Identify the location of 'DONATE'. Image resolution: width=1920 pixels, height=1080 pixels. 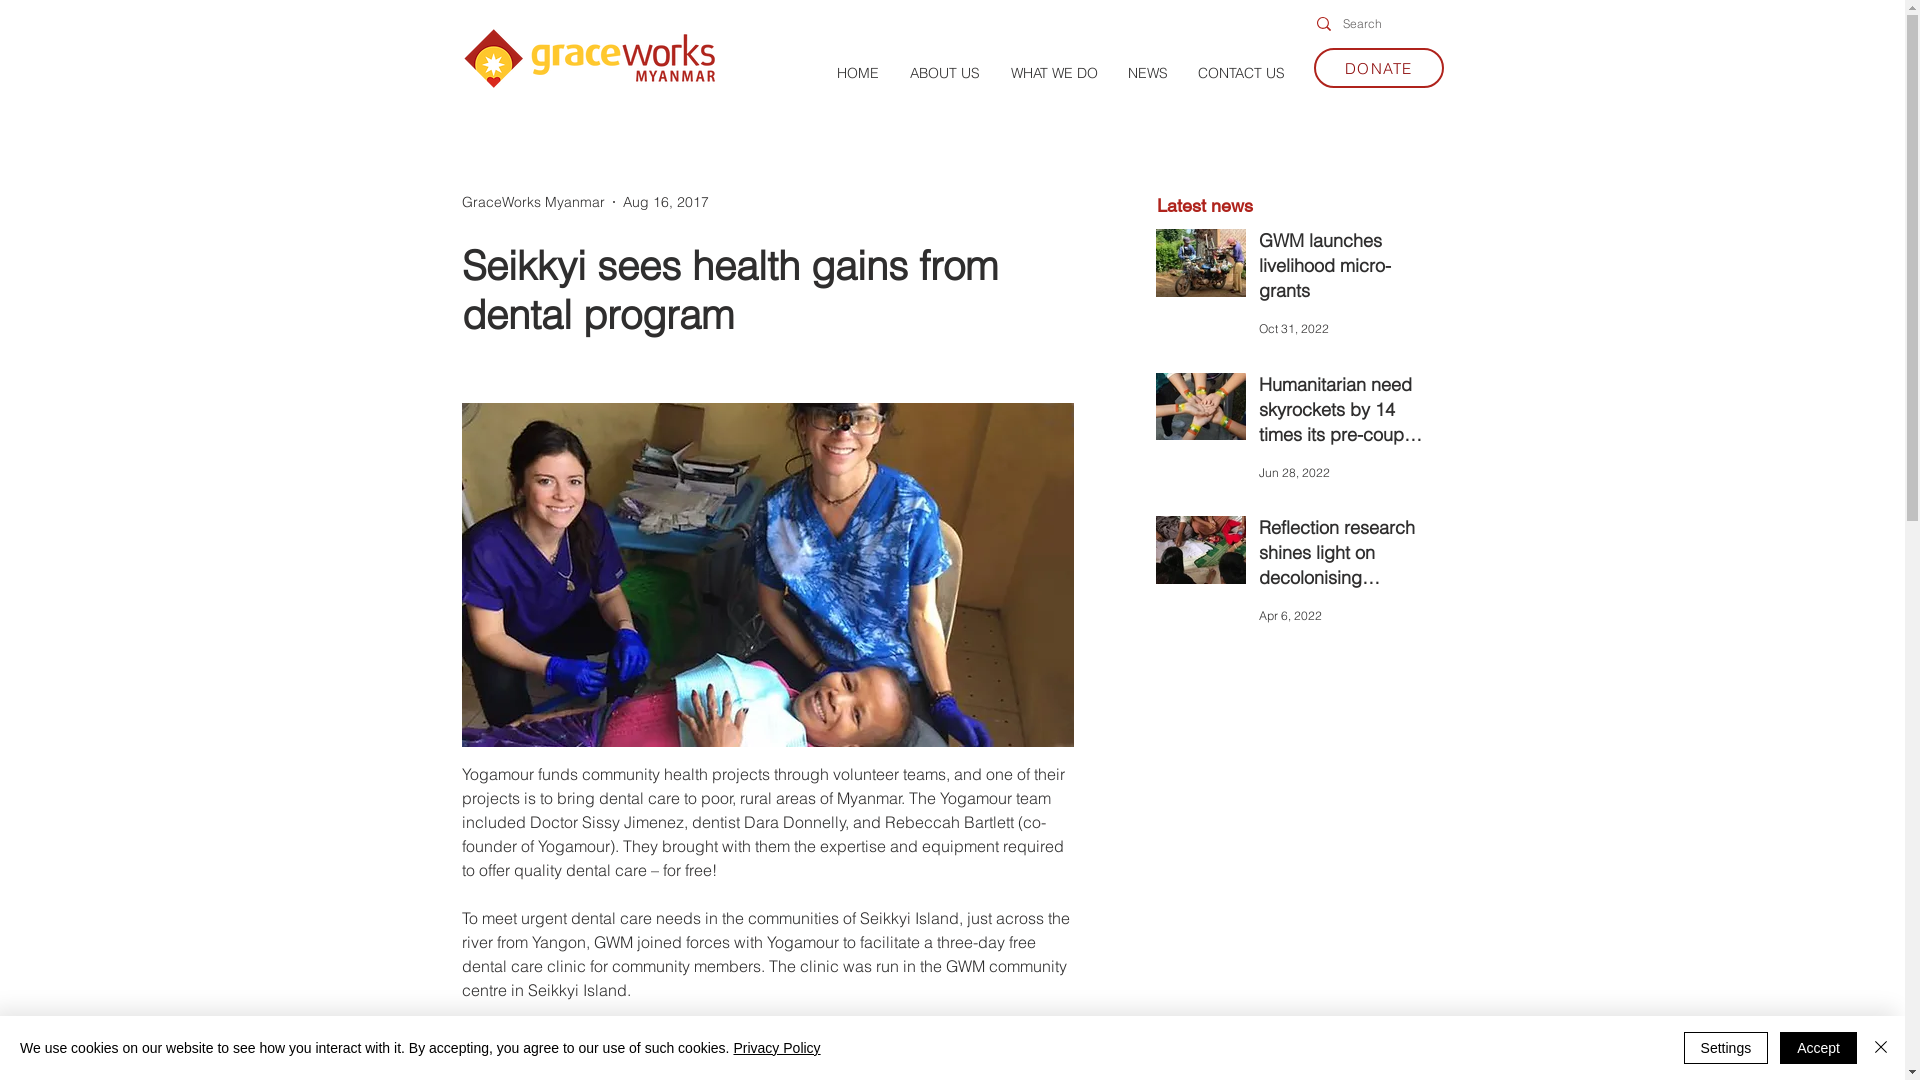
(1377, 67).